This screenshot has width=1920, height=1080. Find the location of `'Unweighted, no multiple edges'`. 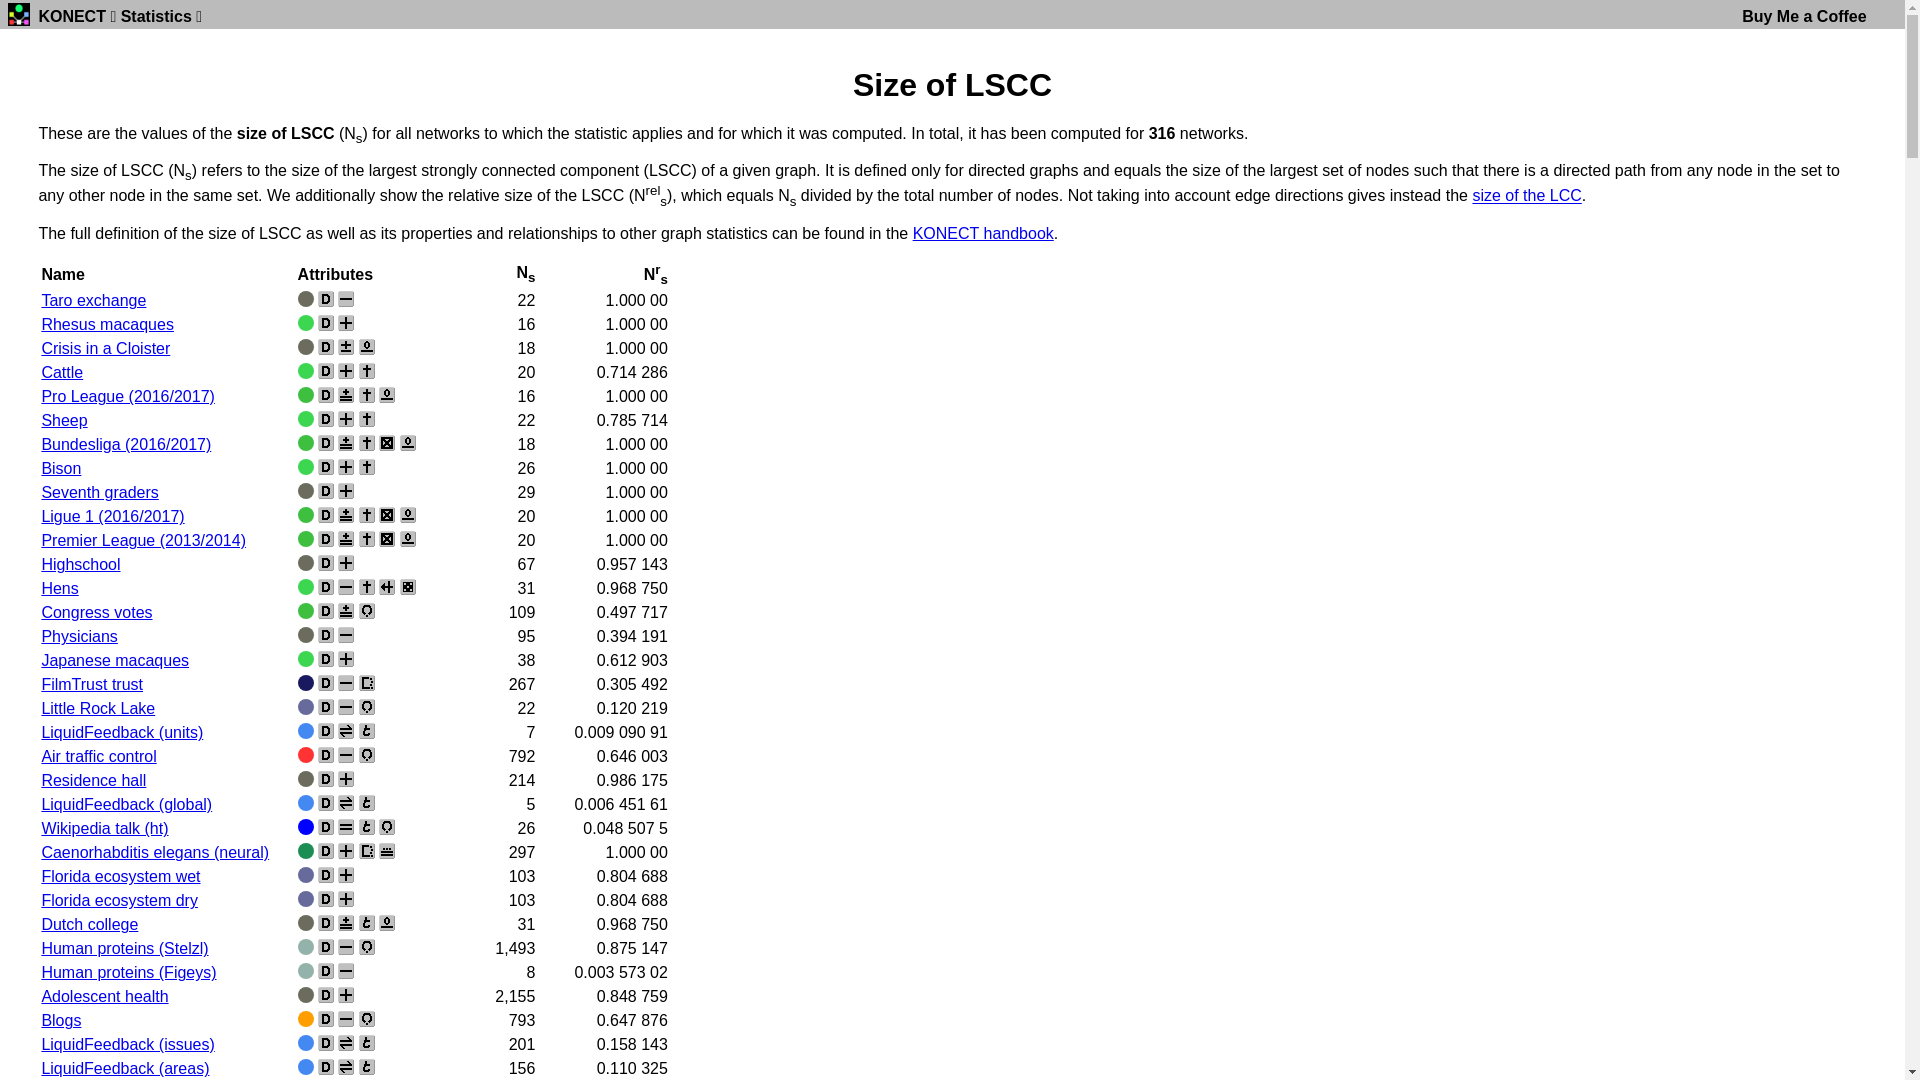

'Unweighted, no multiple edges' is located at coordinates (345, 299).